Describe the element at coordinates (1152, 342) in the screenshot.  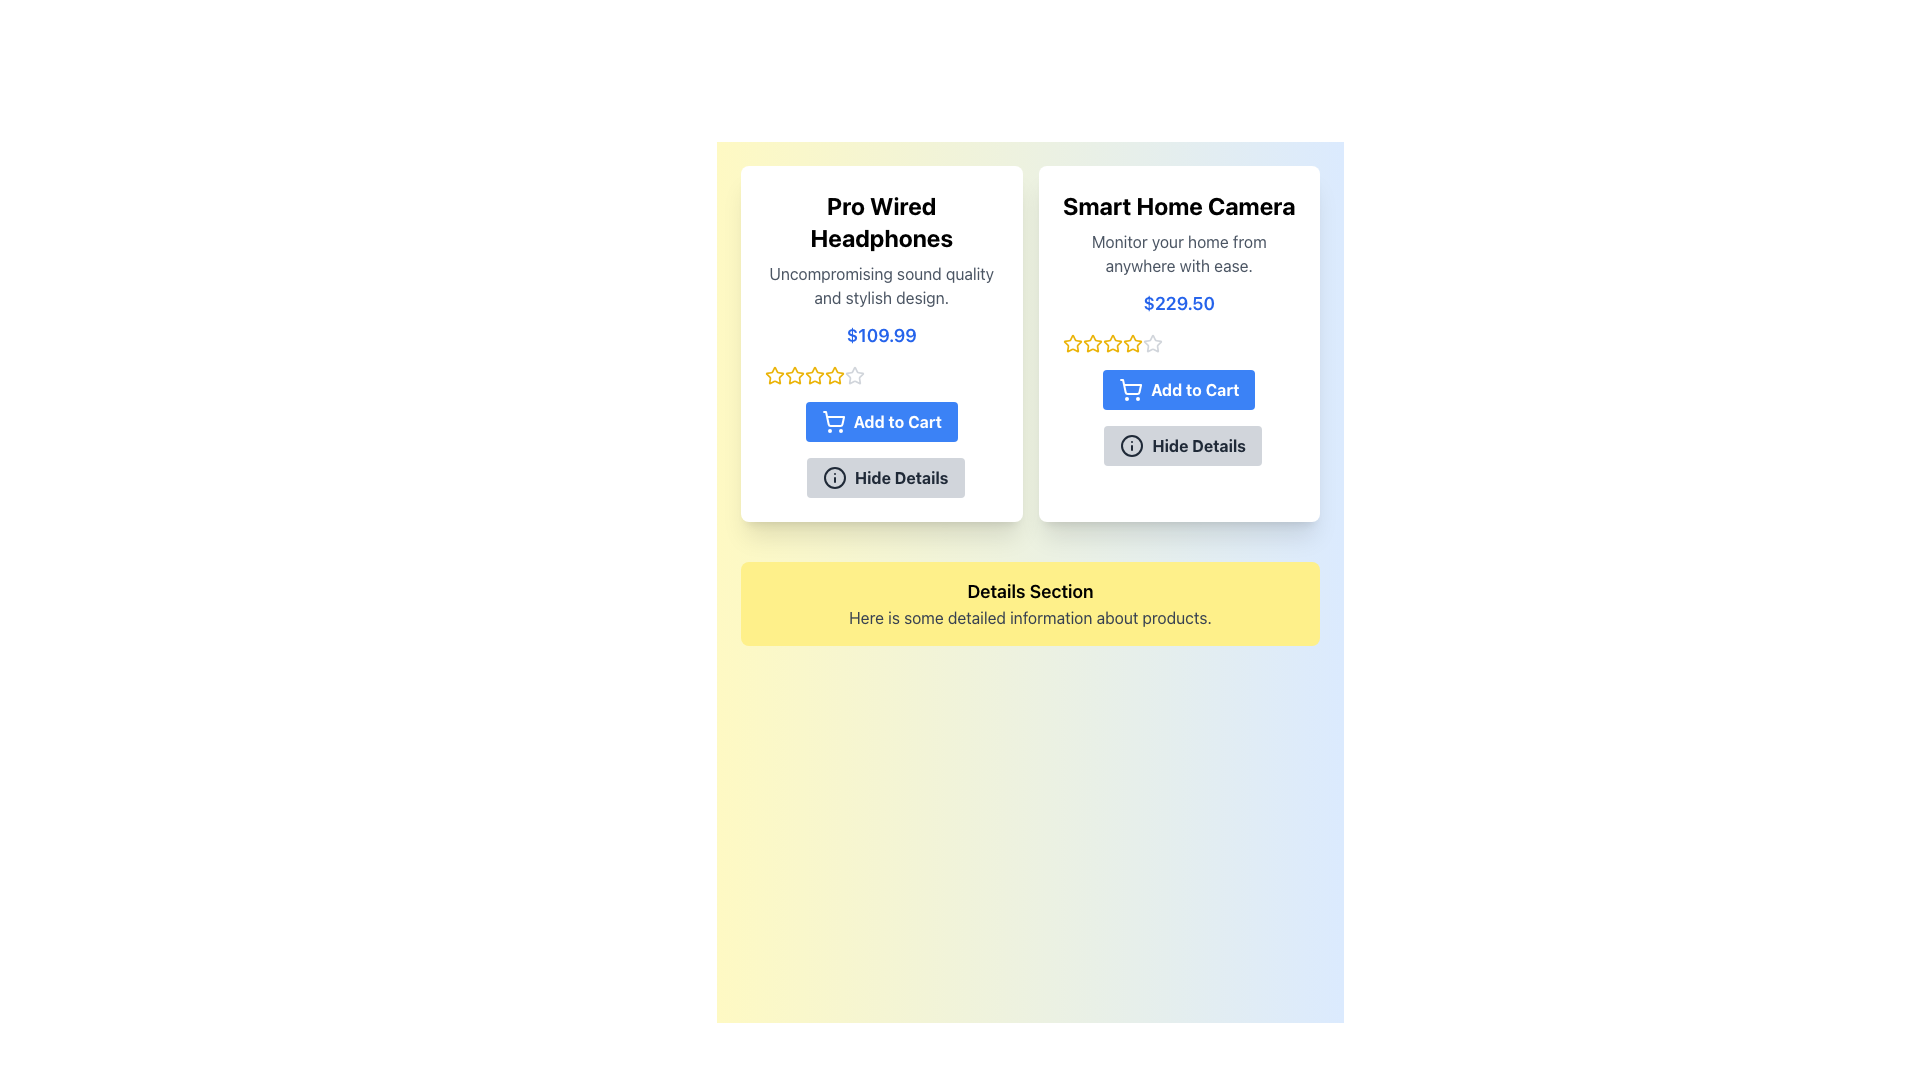
I see `the fifth star in the rating system below 'Smart Home Camera'` at that location.